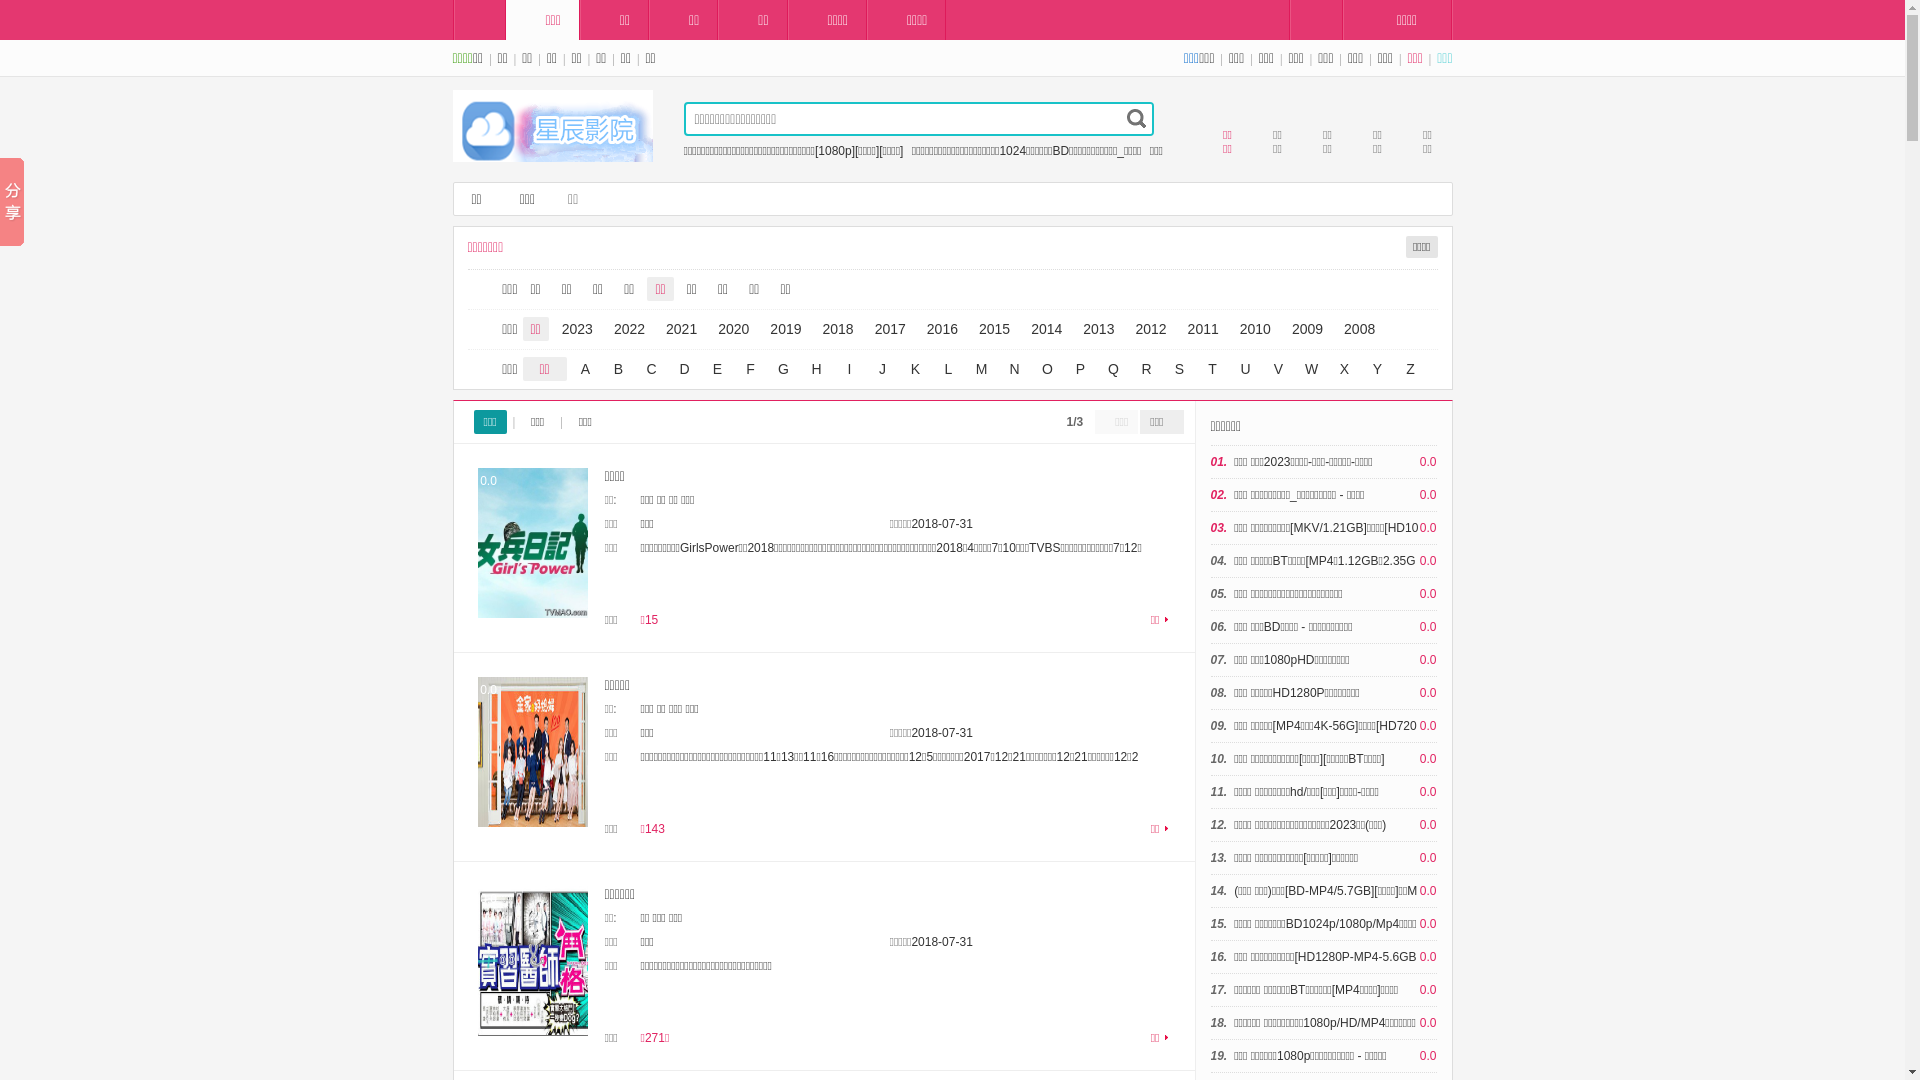  What do you see at coordinates (1079, 369) in the screenshot?
I see `'P'` at bounding box center [1079, 369].